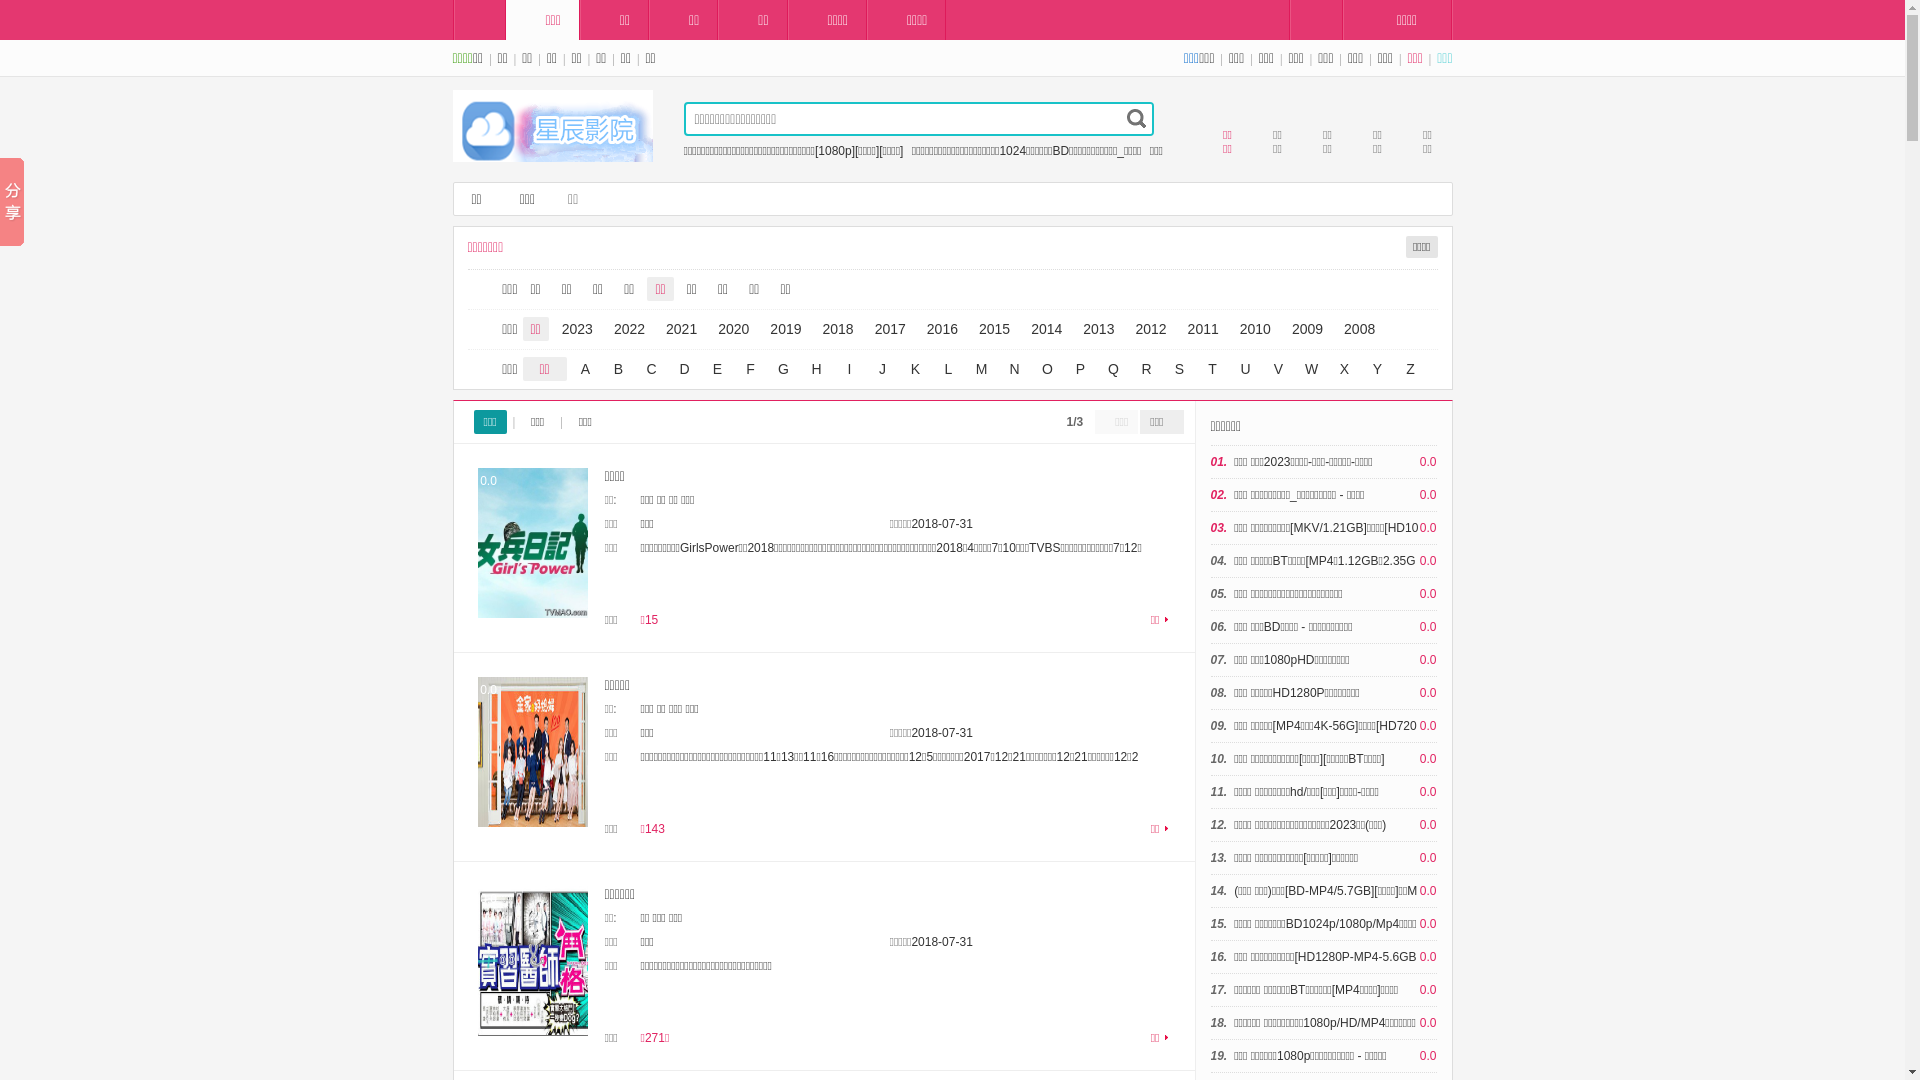  What do you see at coordinates (1079, 369) in the screenshot?
I see `'P'` at bounding box center [1079, 369].